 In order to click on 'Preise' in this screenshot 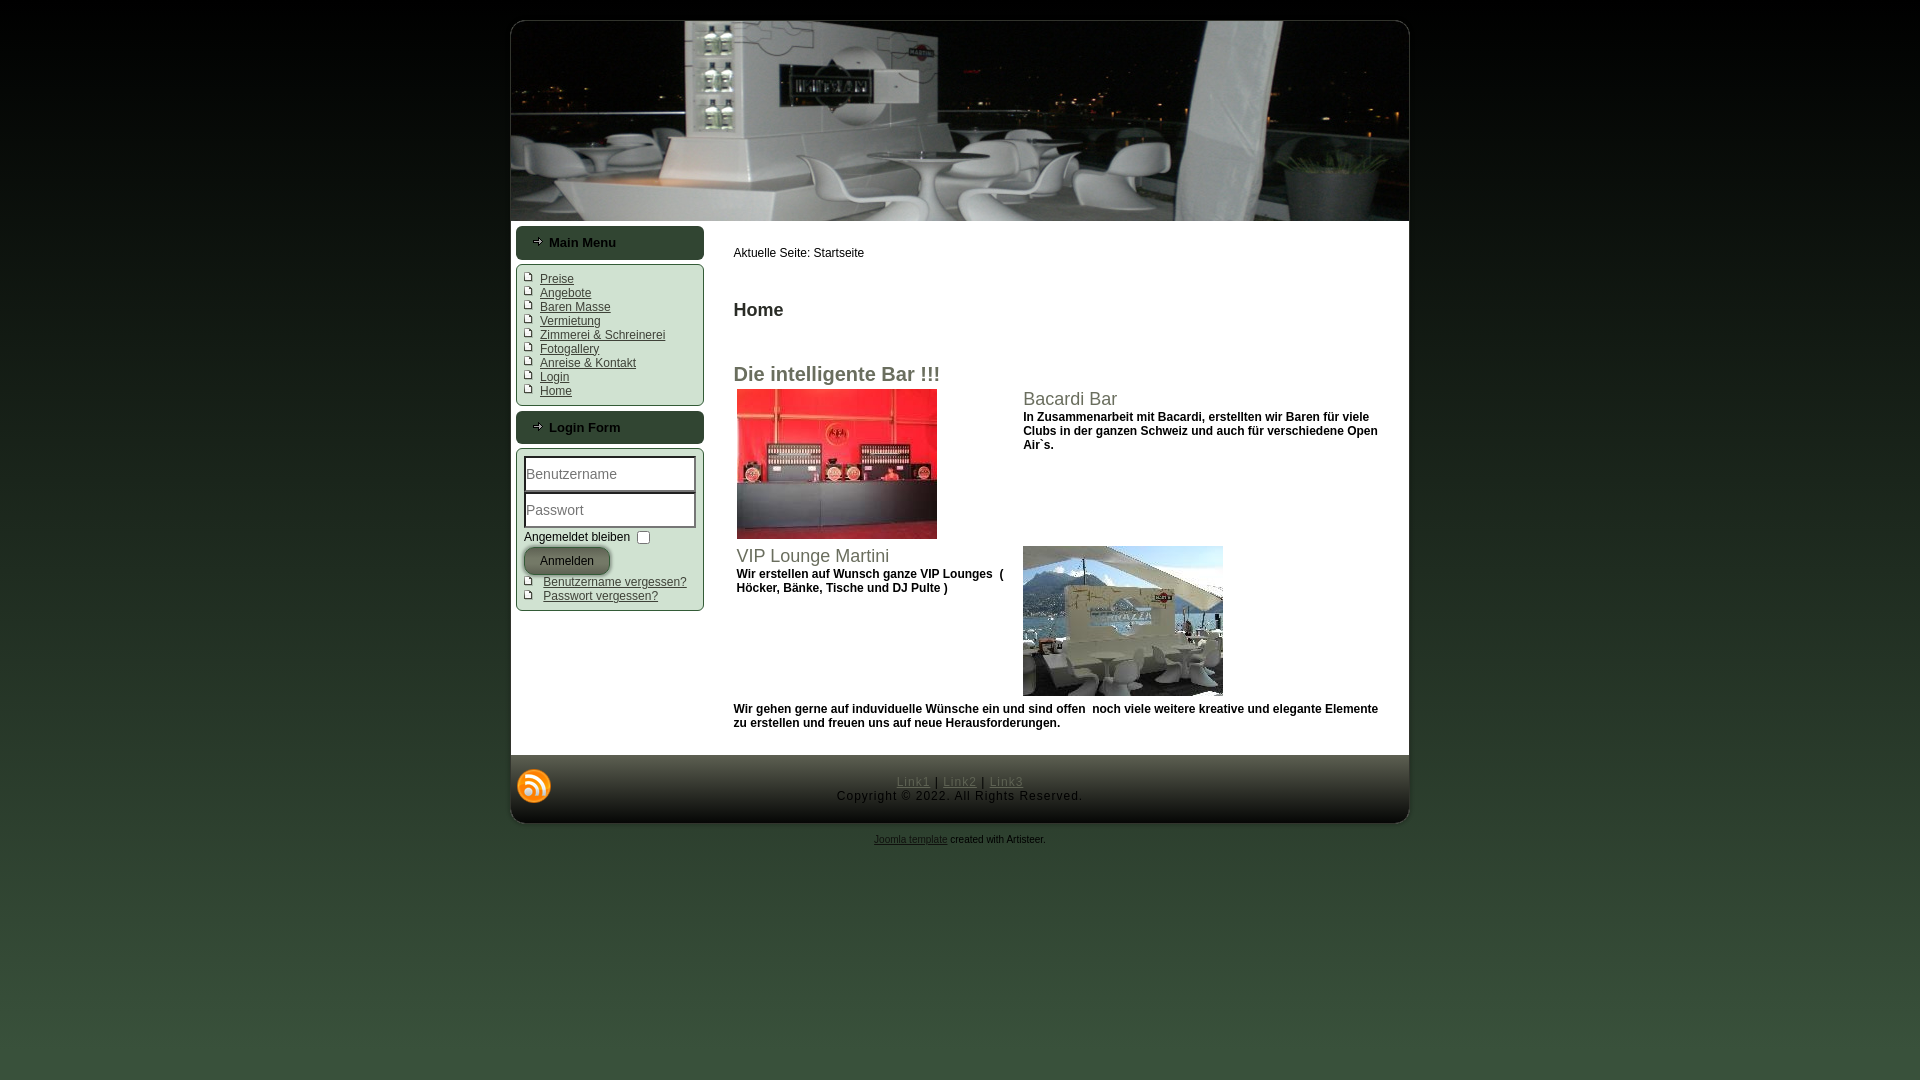, I will do `click(556, 278)`.